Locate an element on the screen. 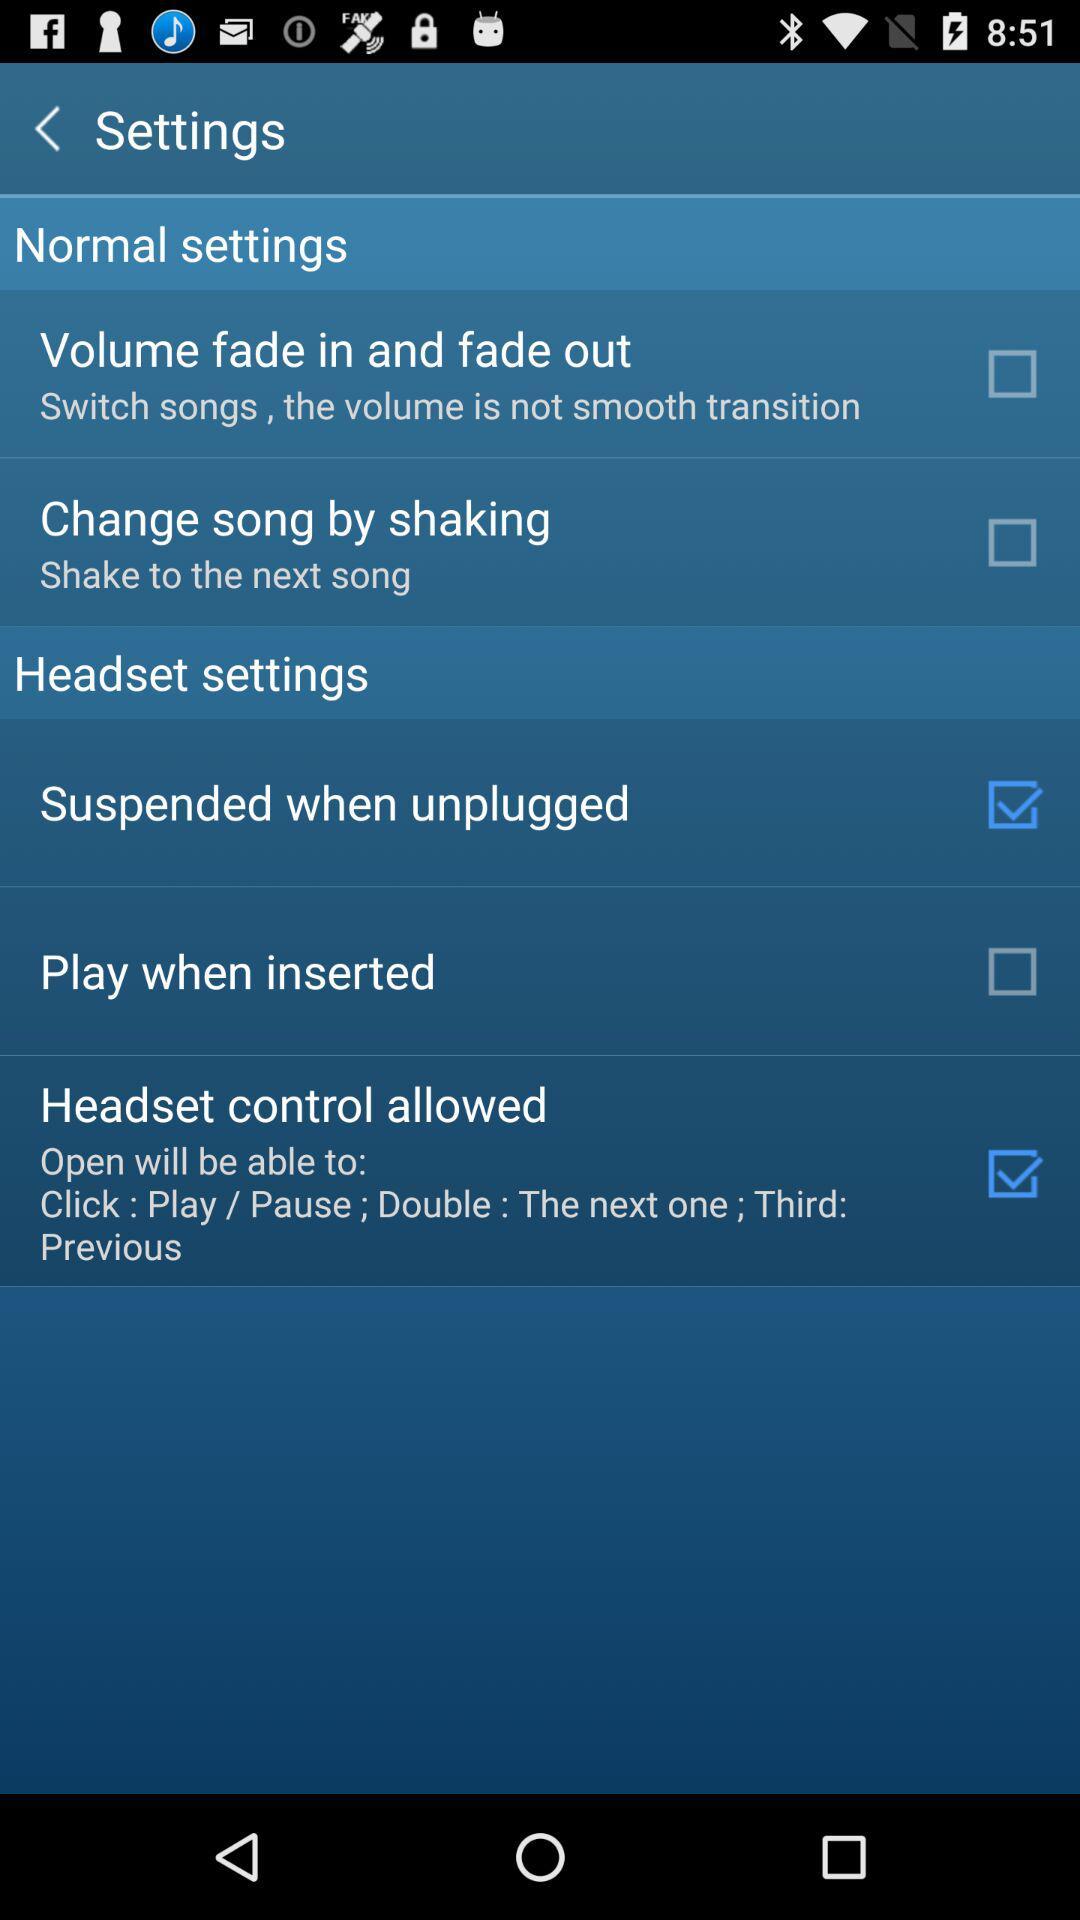 The width and height of the screenshot is (1080, 1920). the arrow_backward icon is located at coordinates (46, 136).